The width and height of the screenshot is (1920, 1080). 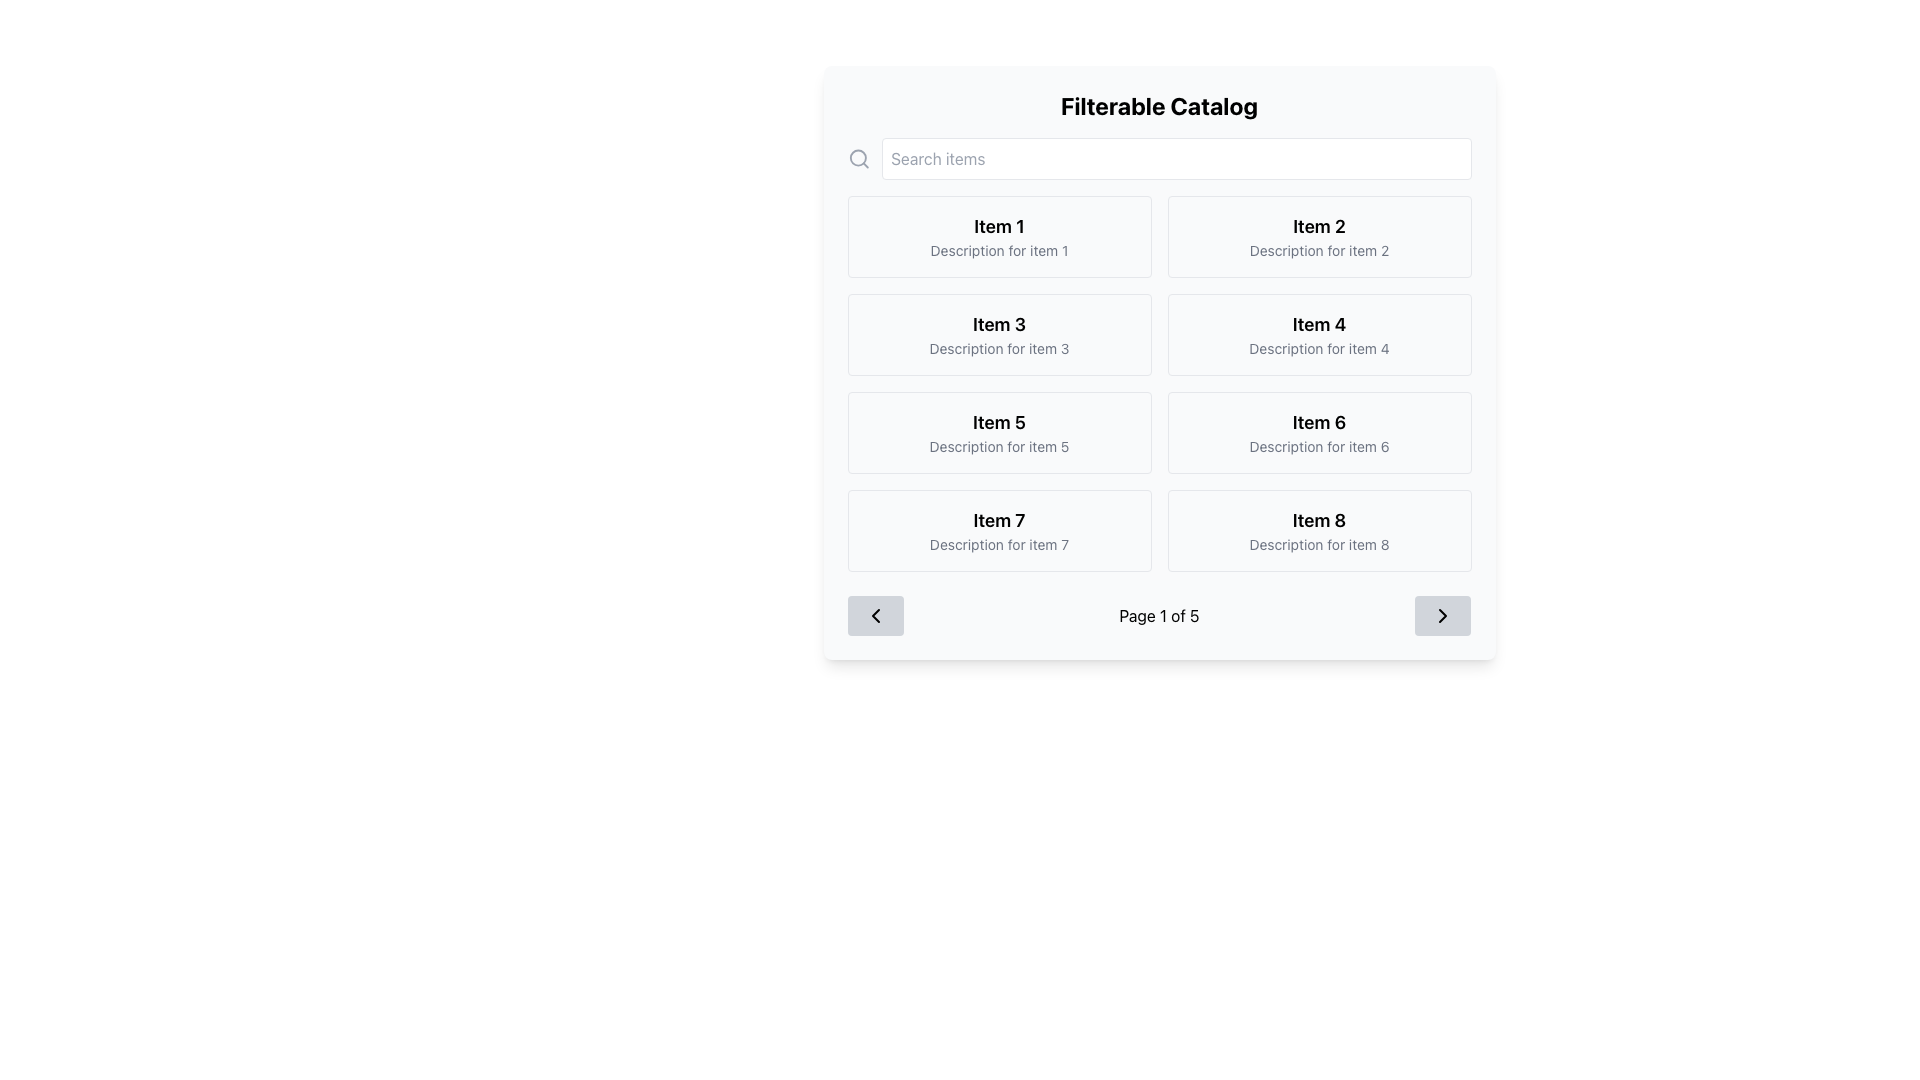 What do you see at coordinates (1319, 446) in the screenshot?
I see `the text label located directly underneath 'Item 6' in the catalog interface, positioned in the rightmost column of the third row` at bounding box center [1319, 446].